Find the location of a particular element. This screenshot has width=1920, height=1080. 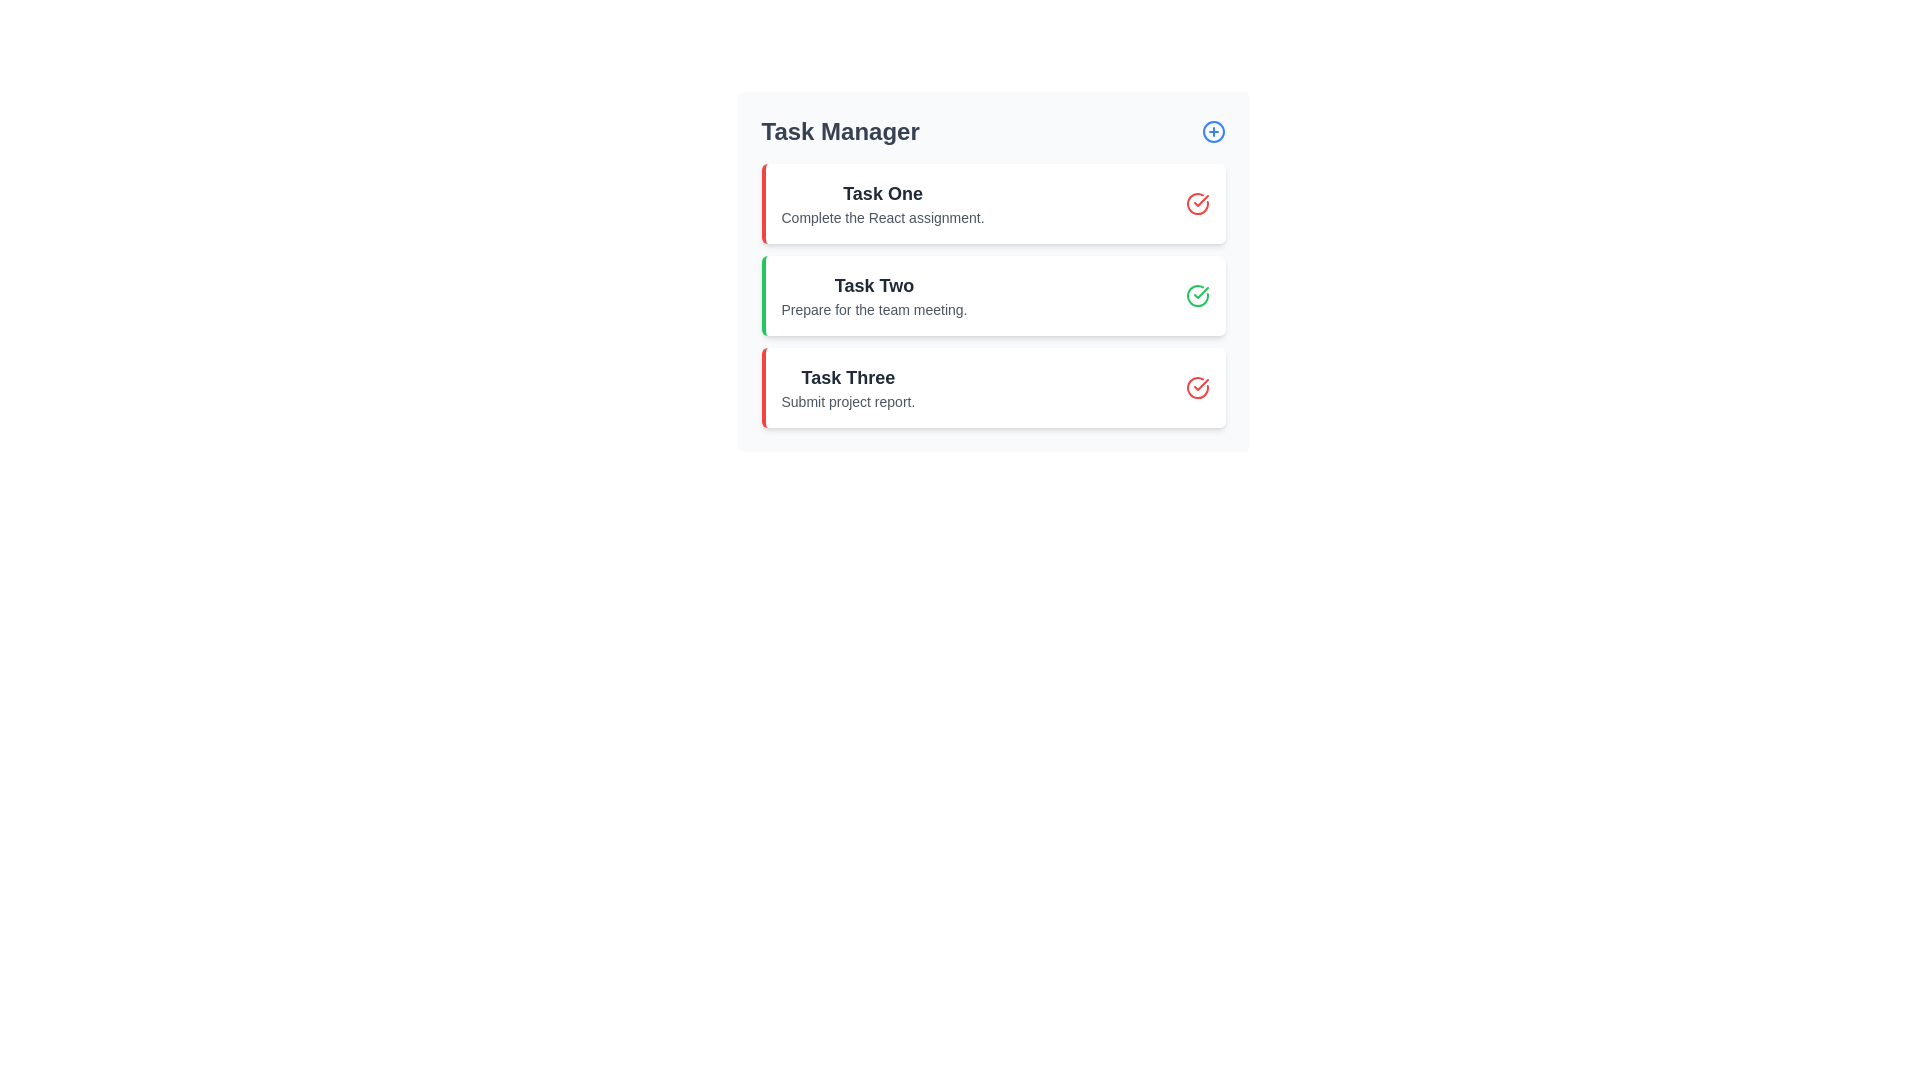

the circular graphical component located at the center of the clickable area styled as a button, which is situated to the top right of the 'Task Manager' header is located at coordinates (1212, 131).